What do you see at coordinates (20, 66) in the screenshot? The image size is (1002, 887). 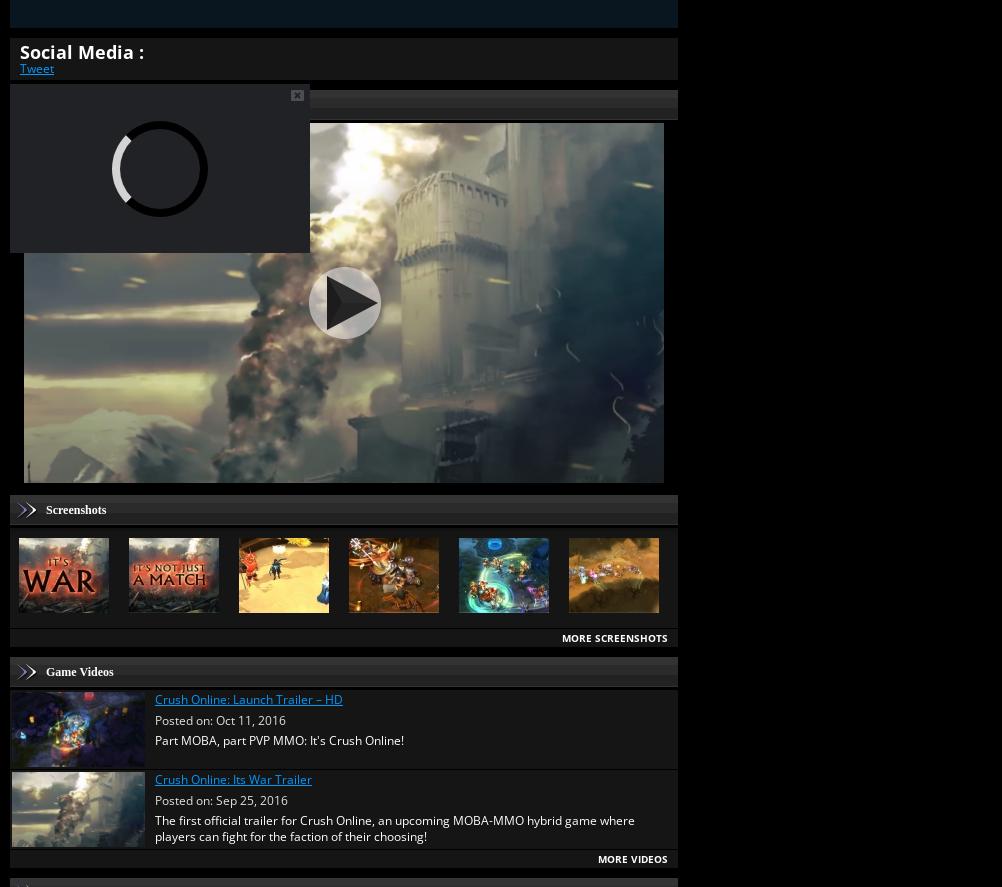 I see `'Tweet'` at bounding box center [20, 66].